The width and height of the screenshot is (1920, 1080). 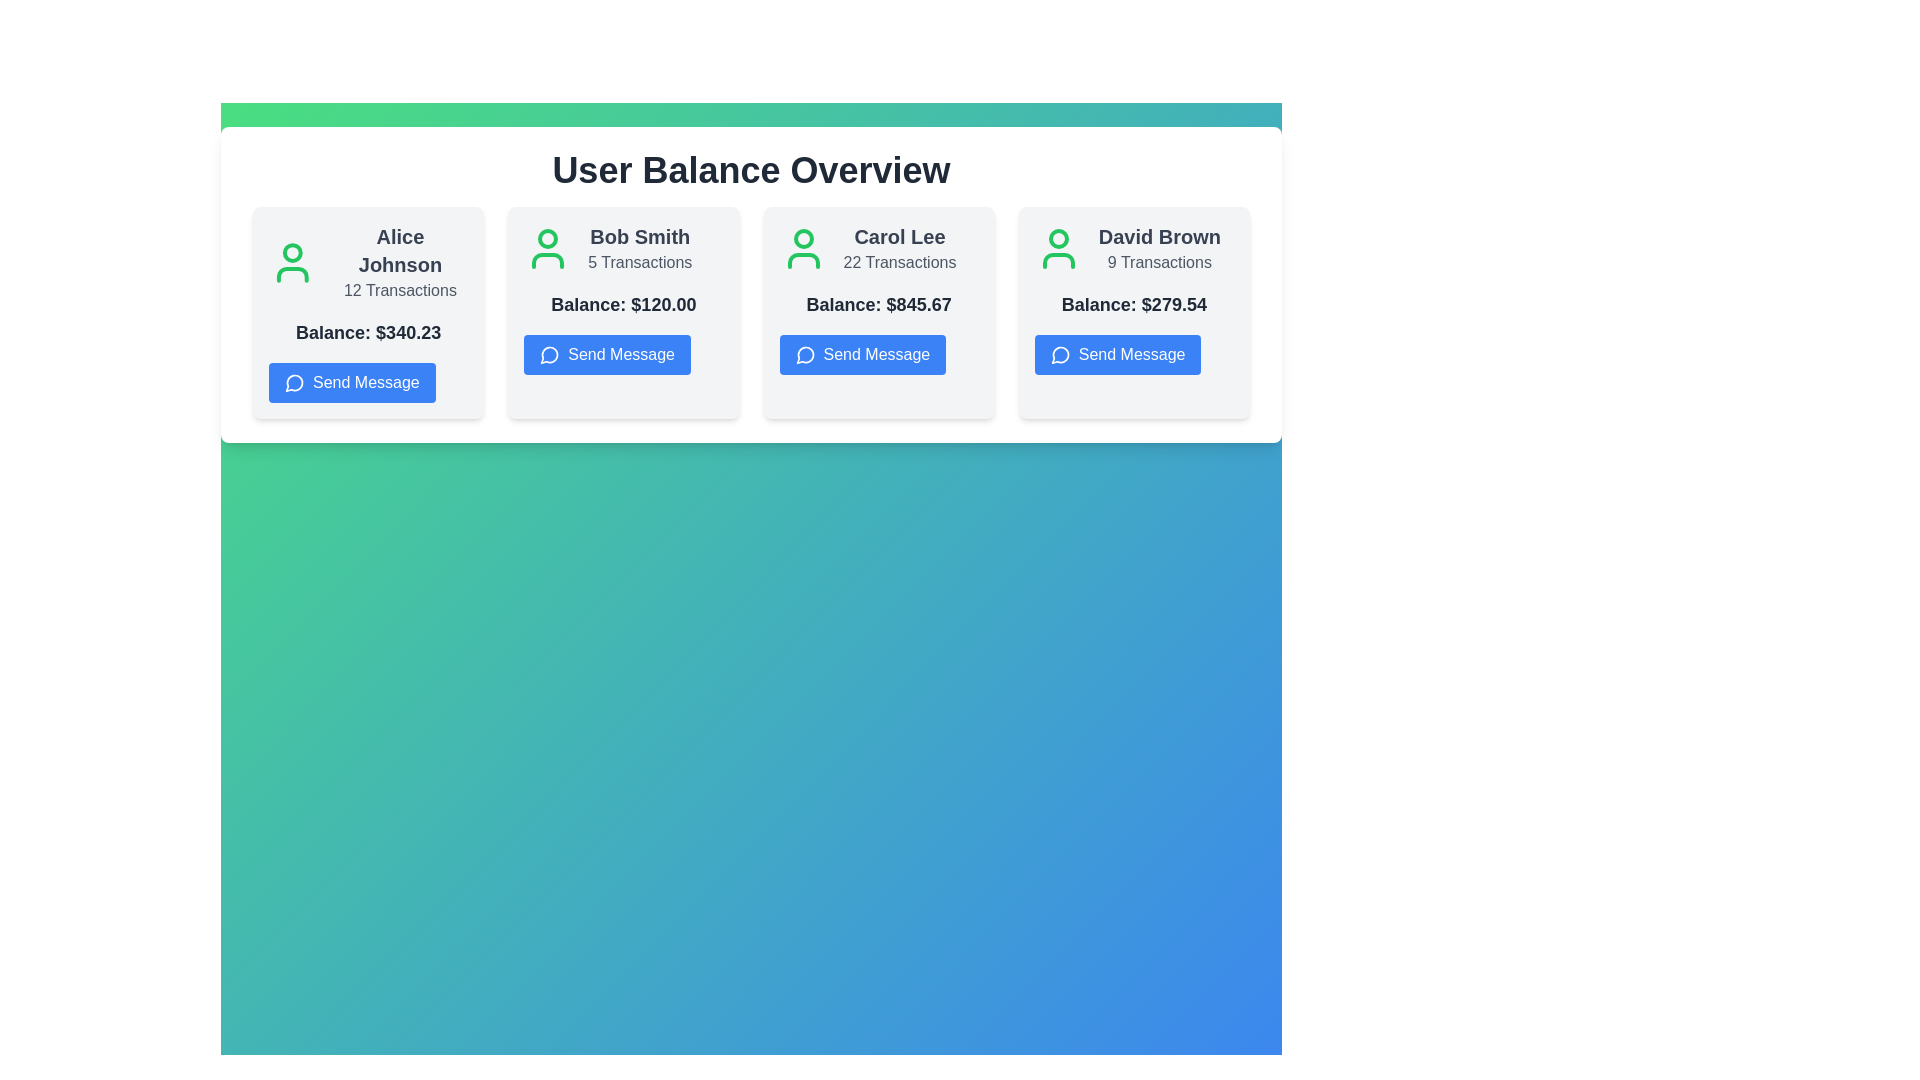 I want to click on the text label displaying 'David Brown' and '9 Transactions' in the fourth user card, which is aligned below a green user icon and above a blue 'Send Message' button, so click(x=1159, y=248).